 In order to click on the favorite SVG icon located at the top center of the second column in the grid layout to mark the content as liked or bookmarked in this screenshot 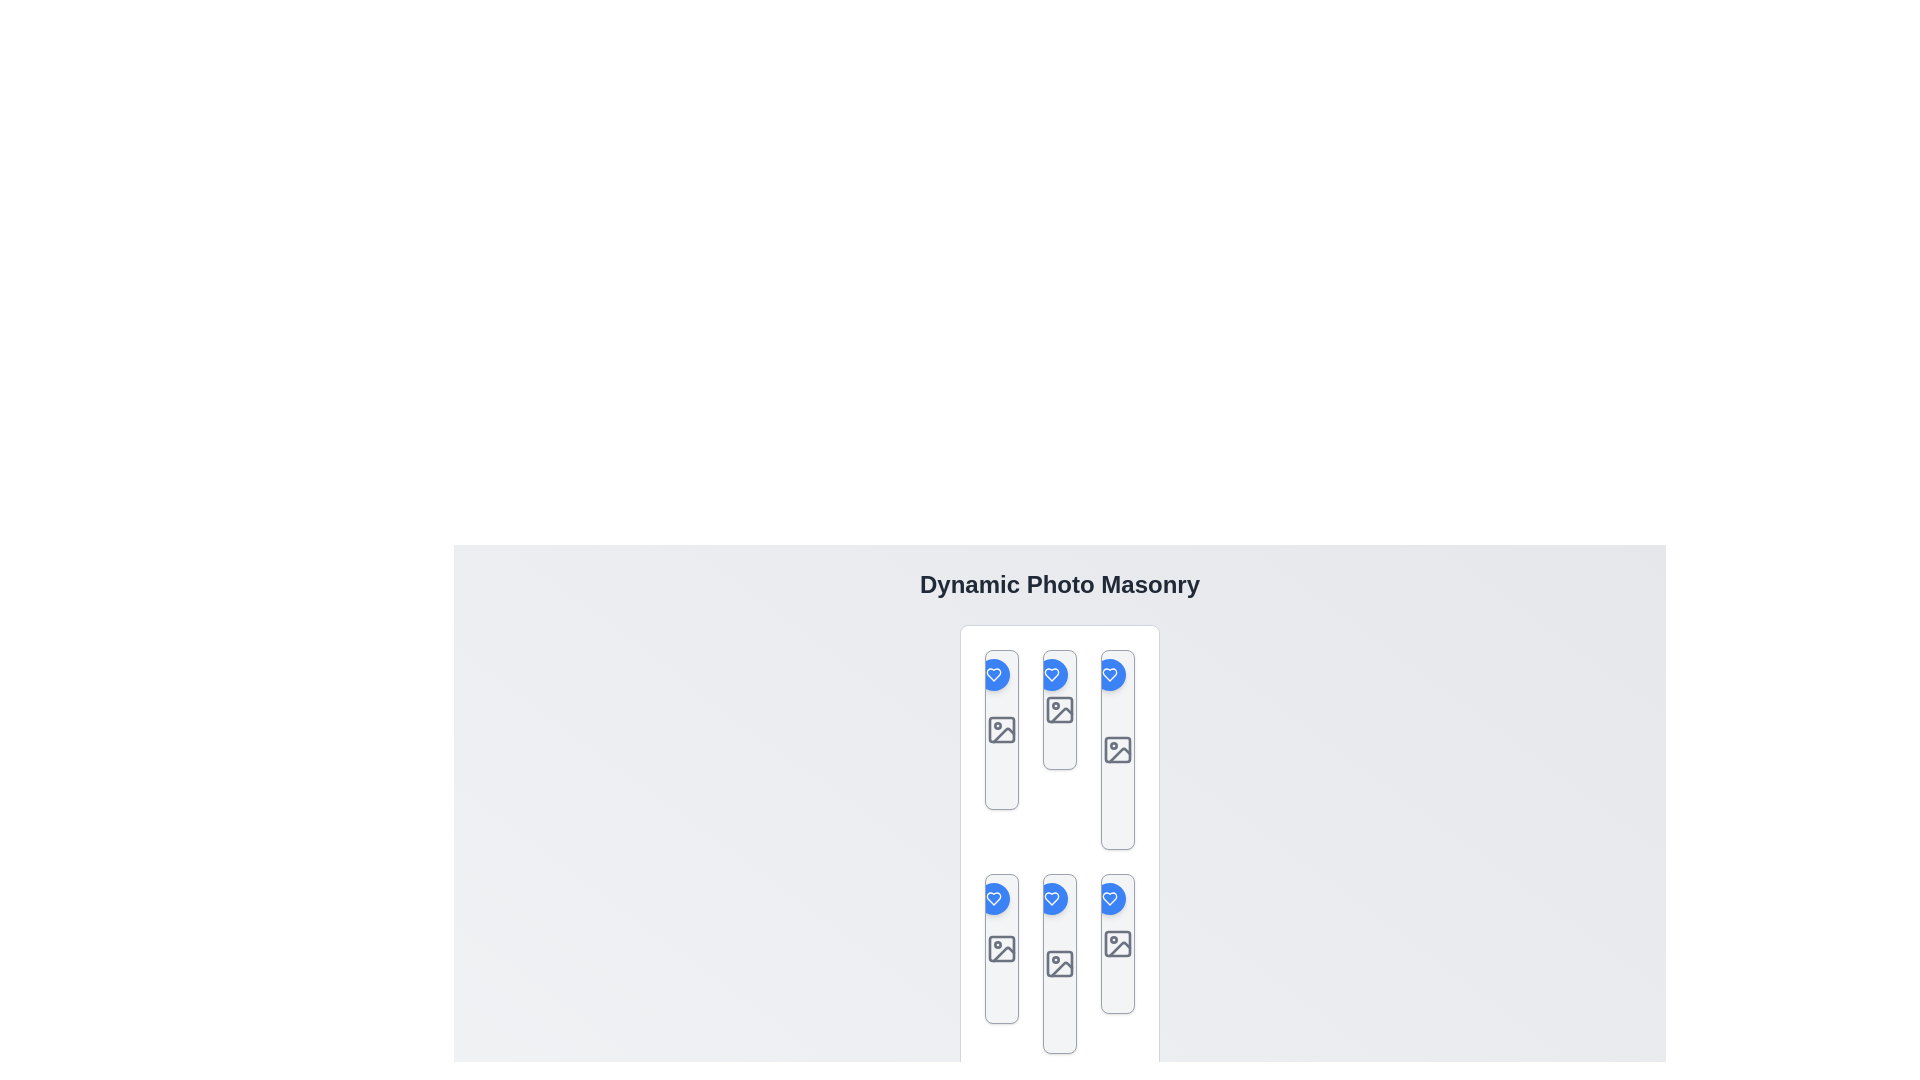, I will do `click(993, 675)`.